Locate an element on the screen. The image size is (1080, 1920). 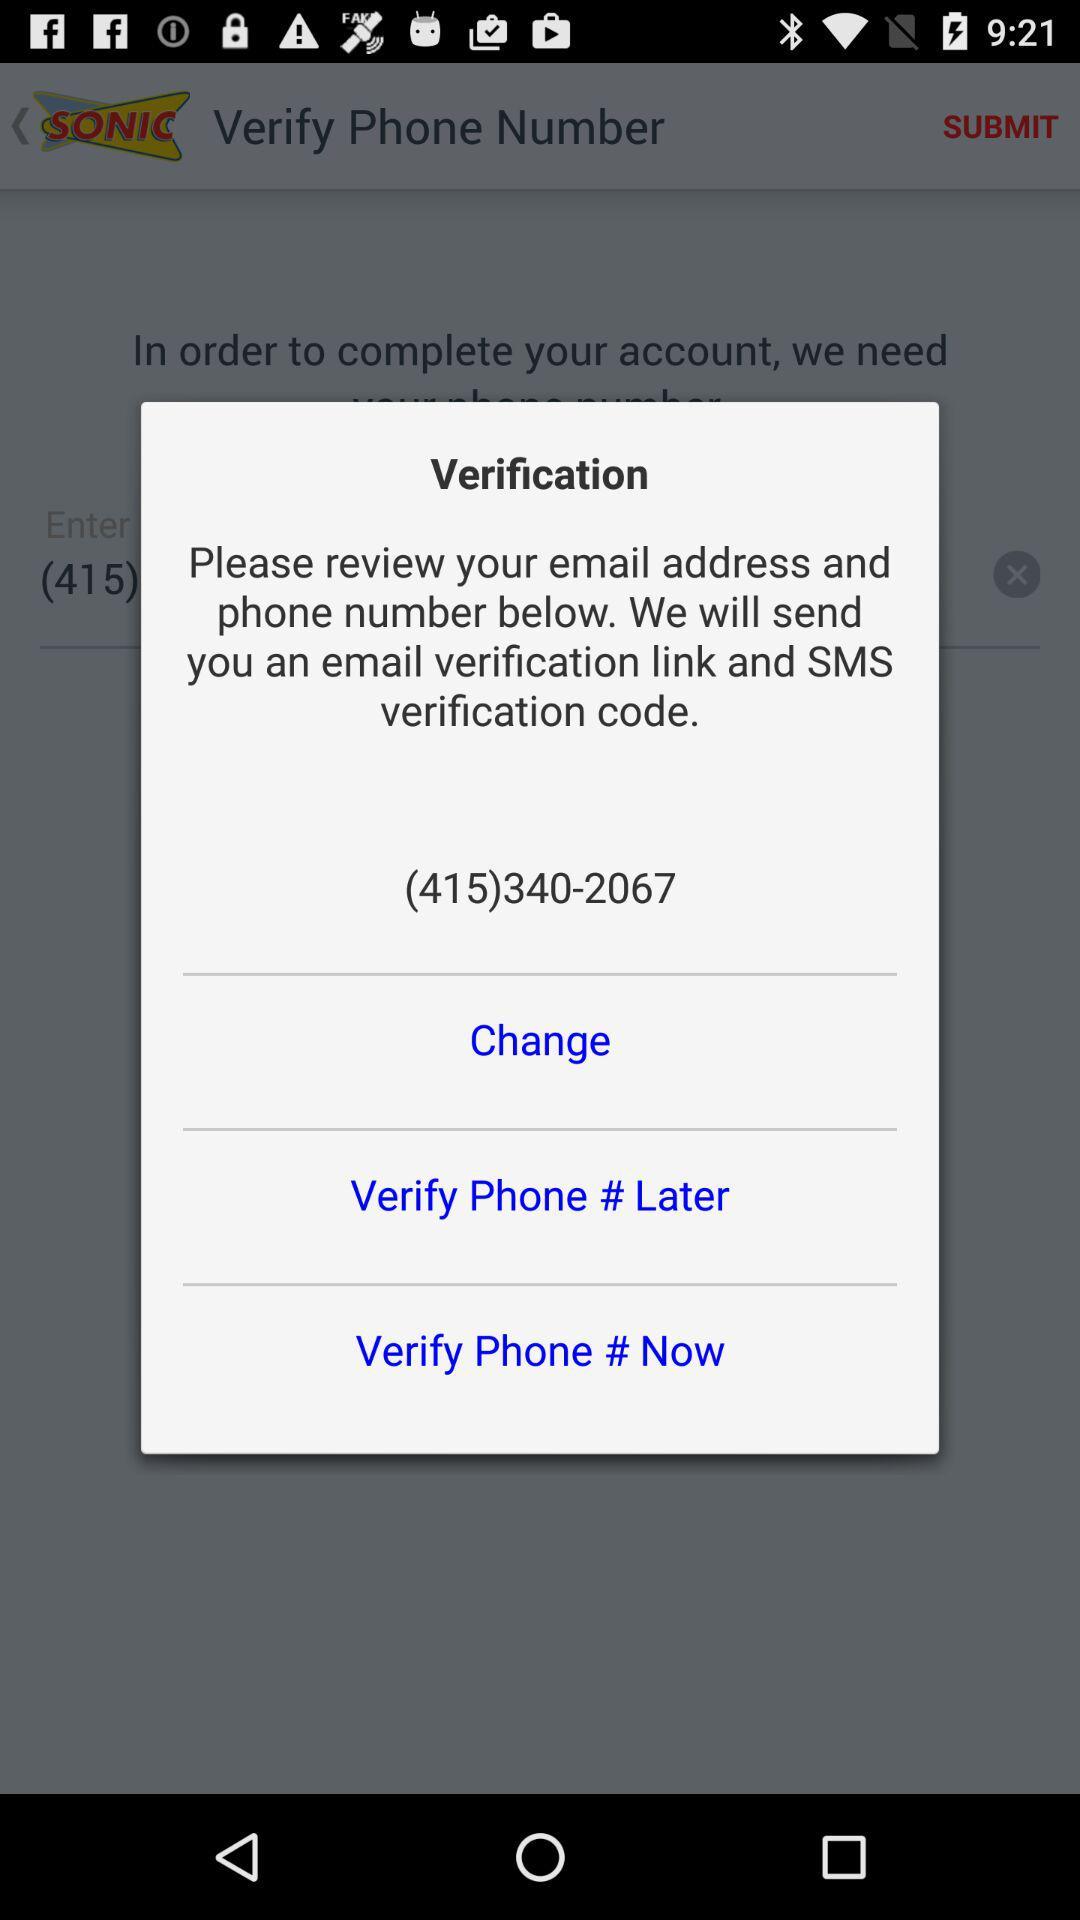
change item is located at coordinates (540, 1038).